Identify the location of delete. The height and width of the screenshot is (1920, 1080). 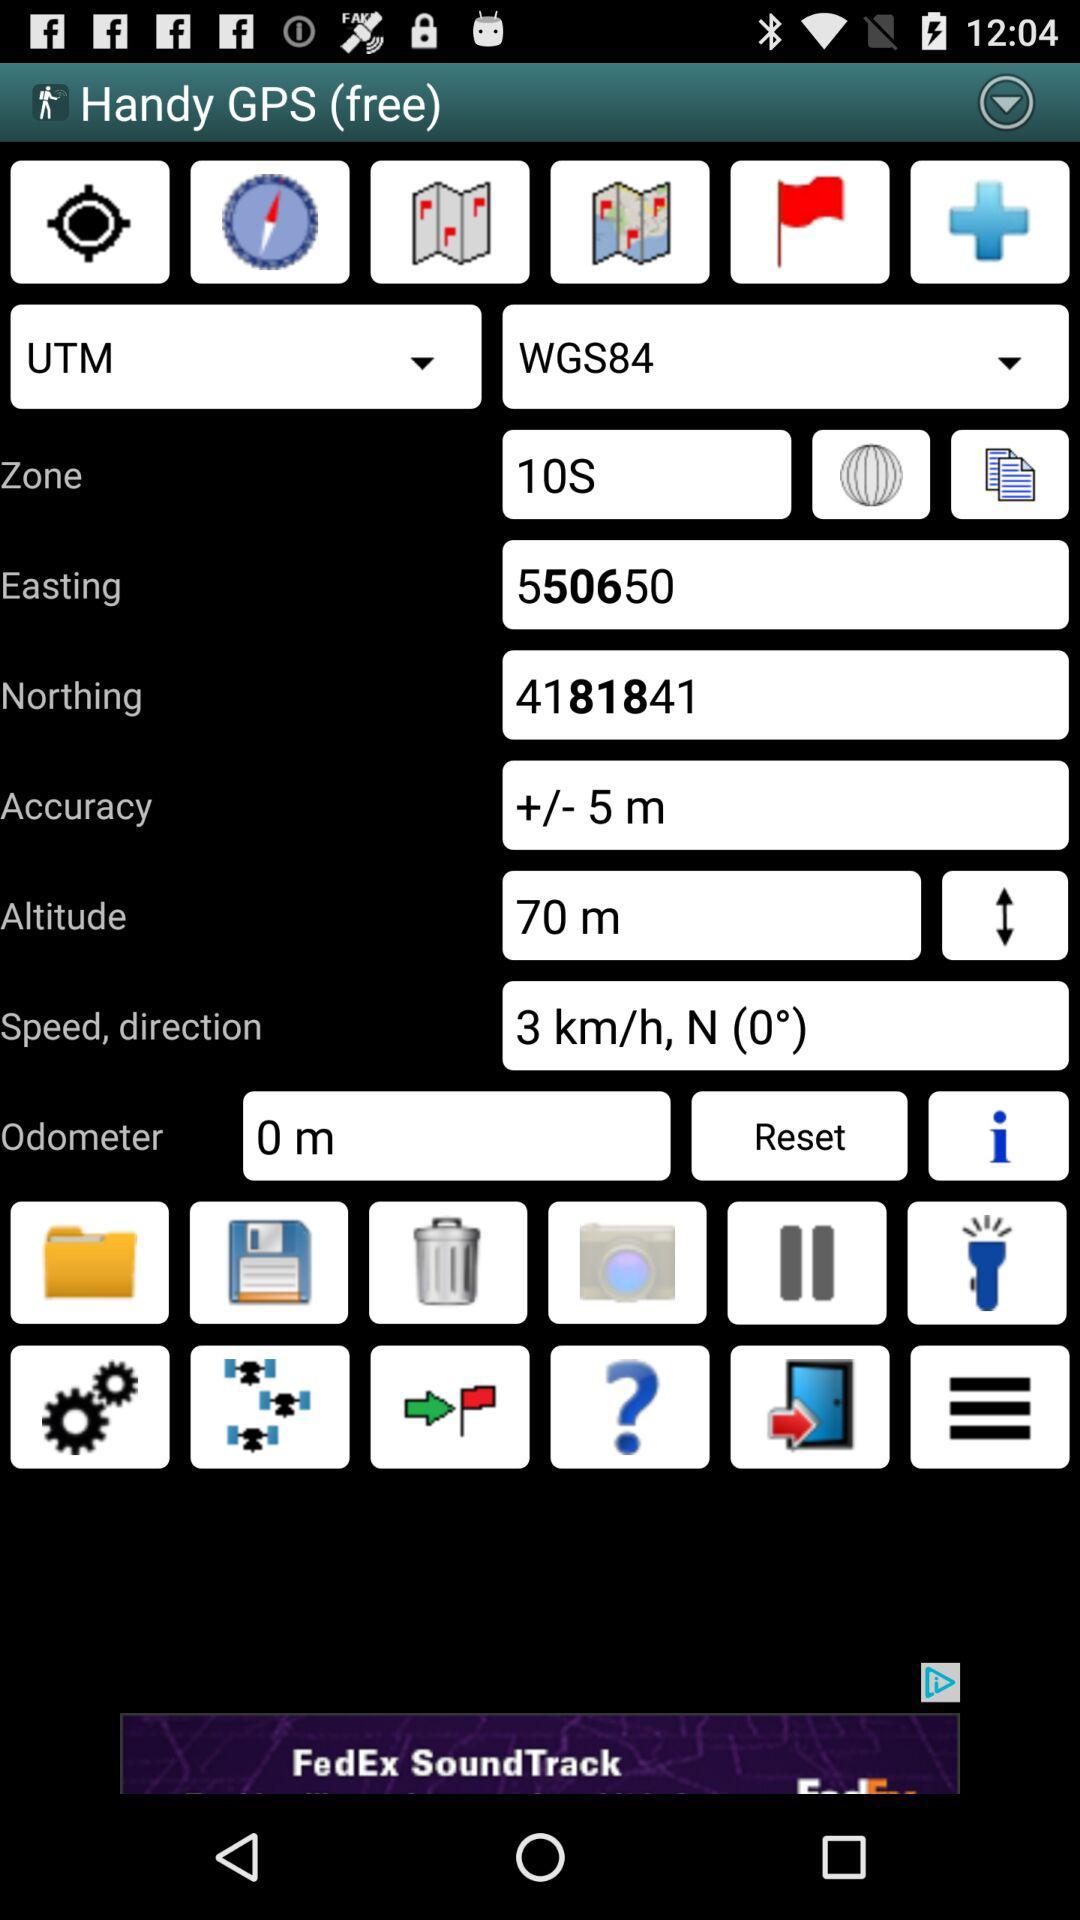
(447, 1261).